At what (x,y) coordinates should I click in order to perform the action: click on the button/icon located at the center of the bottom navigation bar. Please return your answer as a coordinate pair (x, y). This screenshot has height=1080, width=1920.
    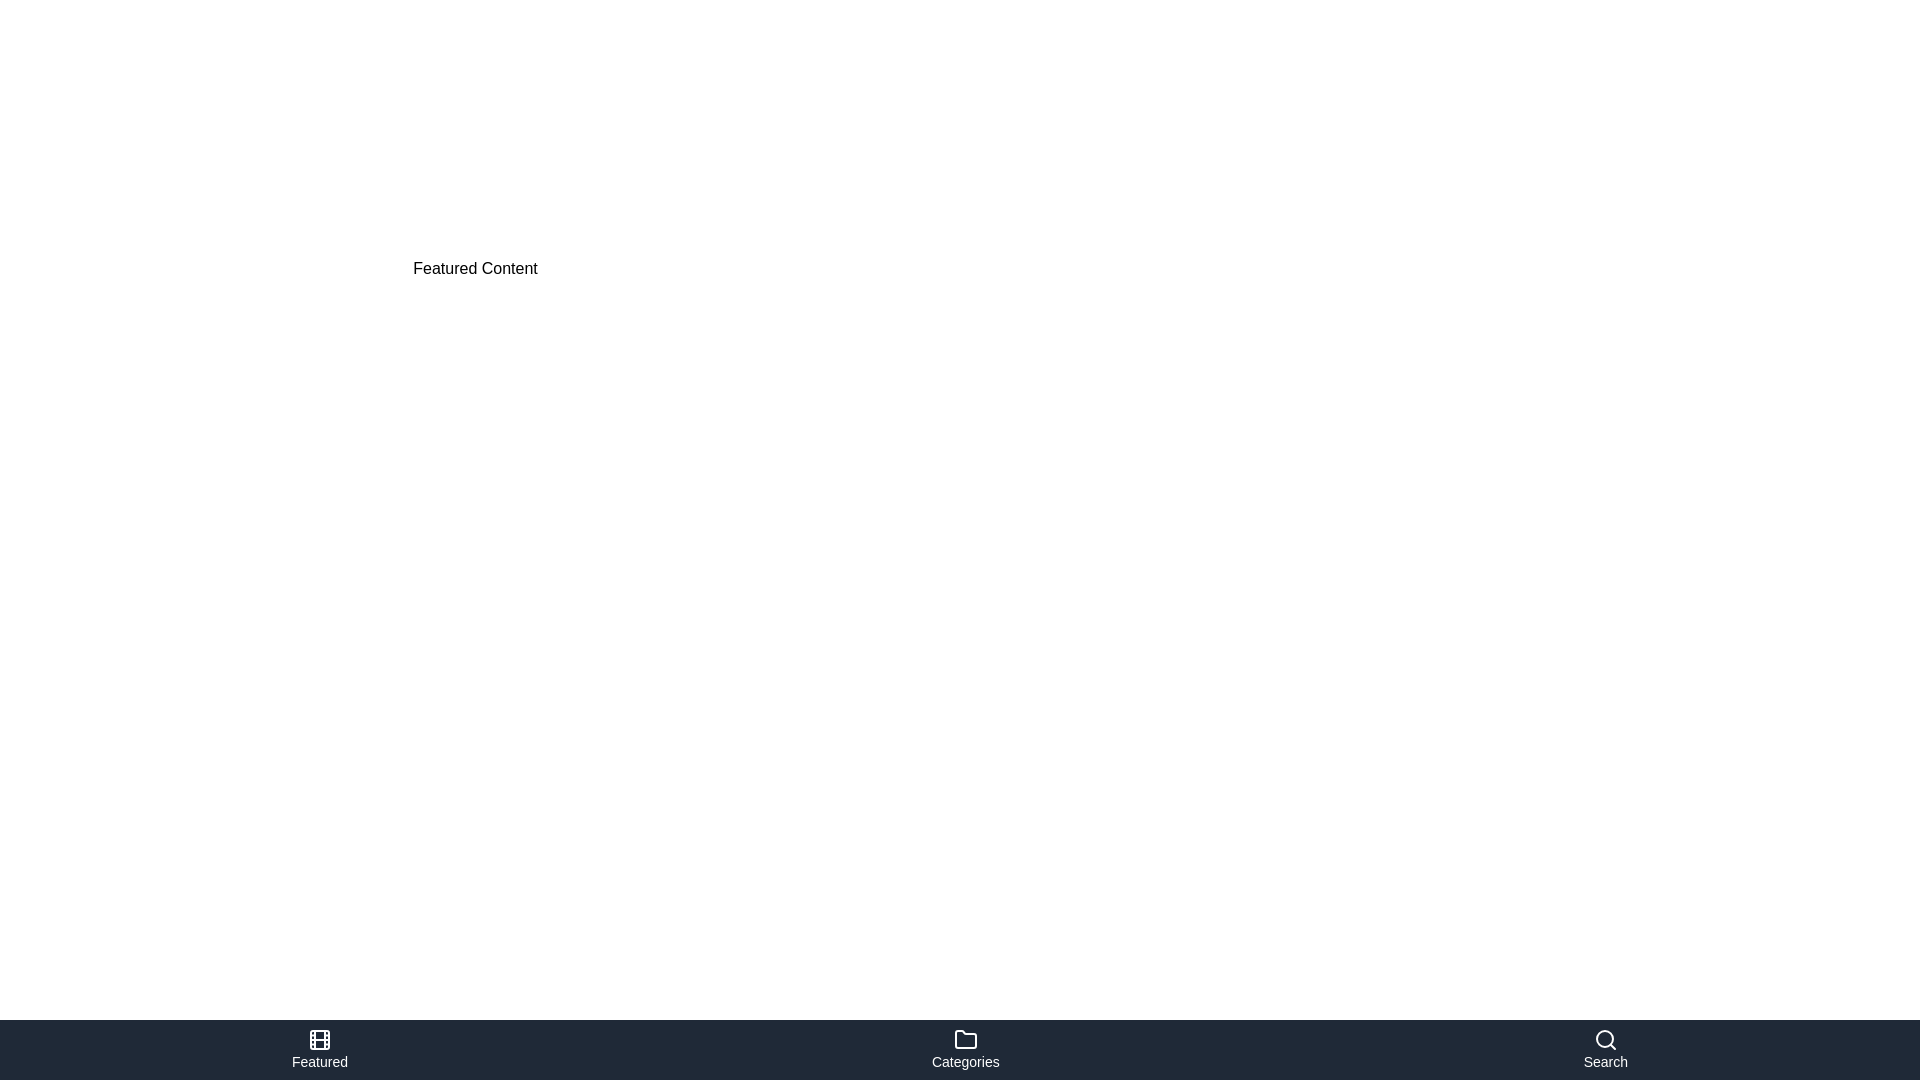
    Looking at the image, I should click on (320, 1039).